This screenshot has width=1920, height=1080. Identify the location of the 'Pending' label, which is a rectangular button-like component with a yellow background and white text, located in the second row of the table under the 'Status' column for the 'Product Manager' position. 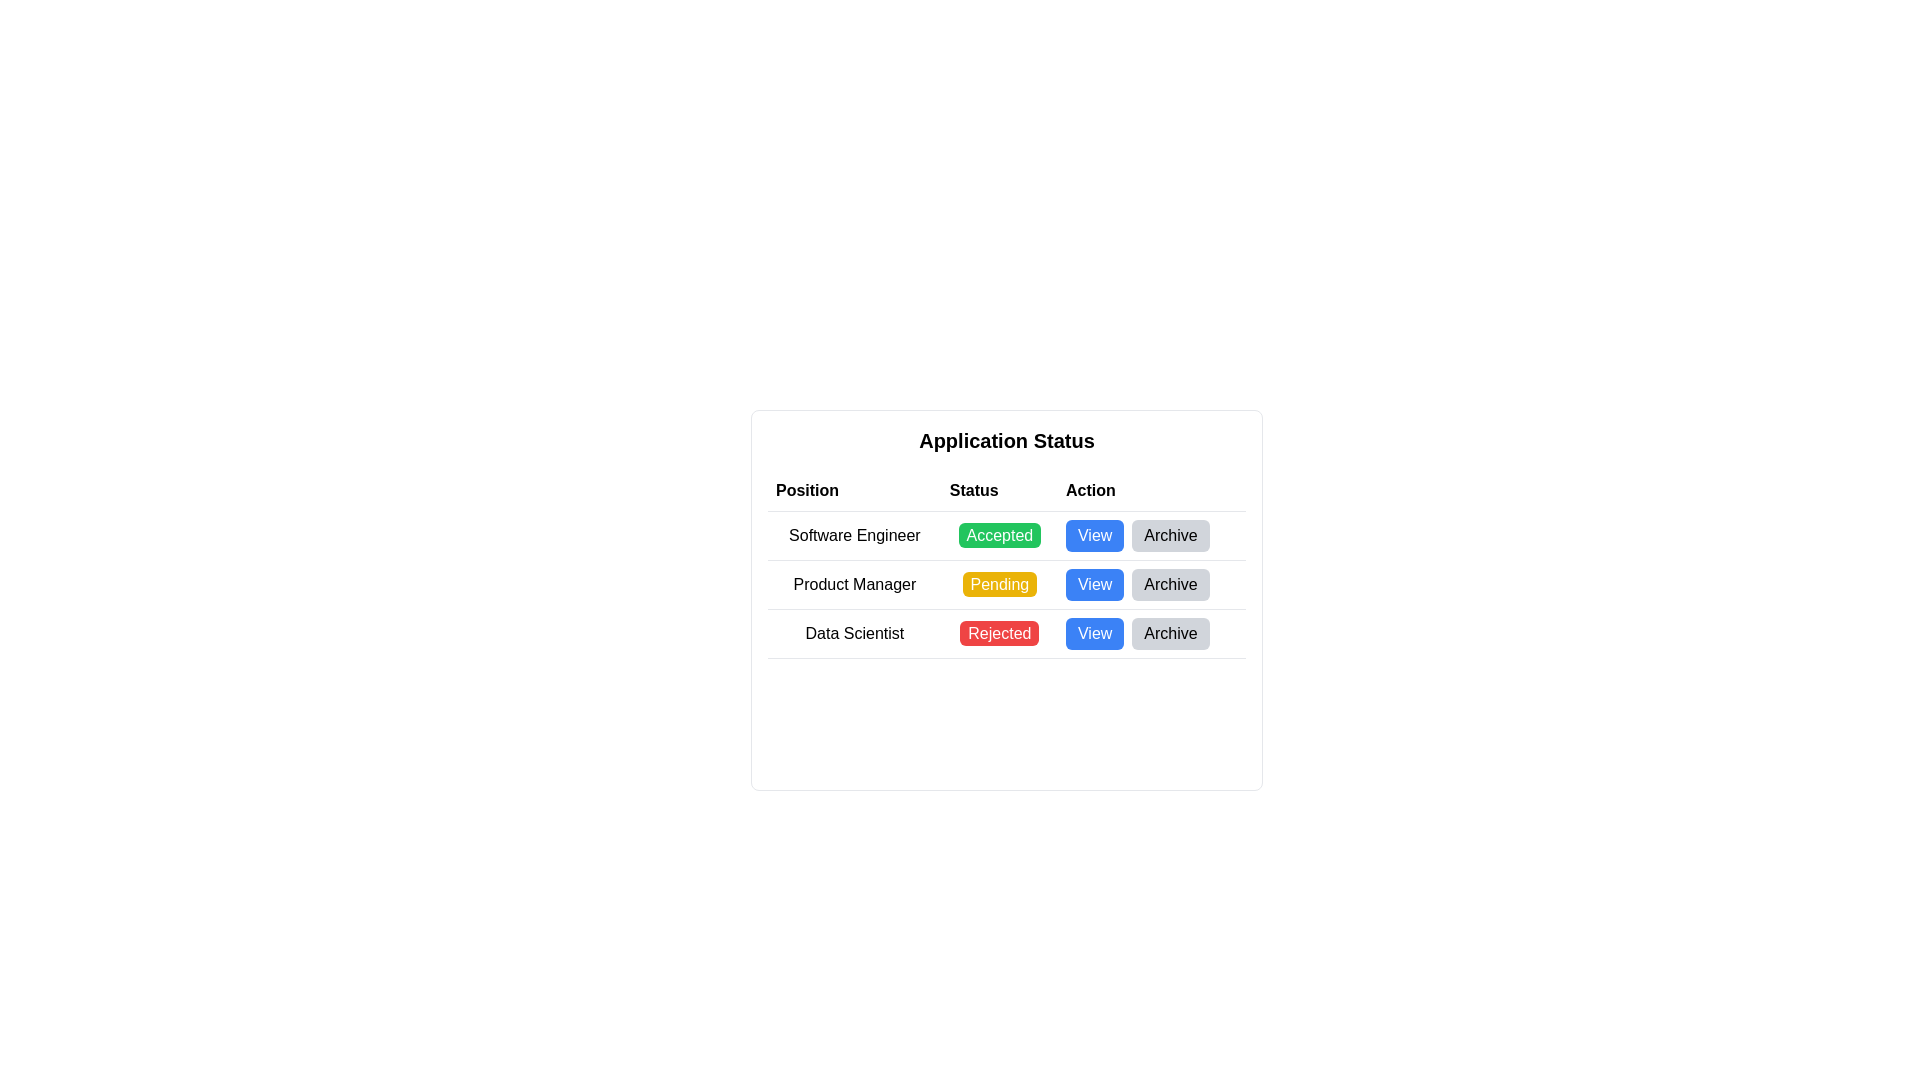
(999, 584).